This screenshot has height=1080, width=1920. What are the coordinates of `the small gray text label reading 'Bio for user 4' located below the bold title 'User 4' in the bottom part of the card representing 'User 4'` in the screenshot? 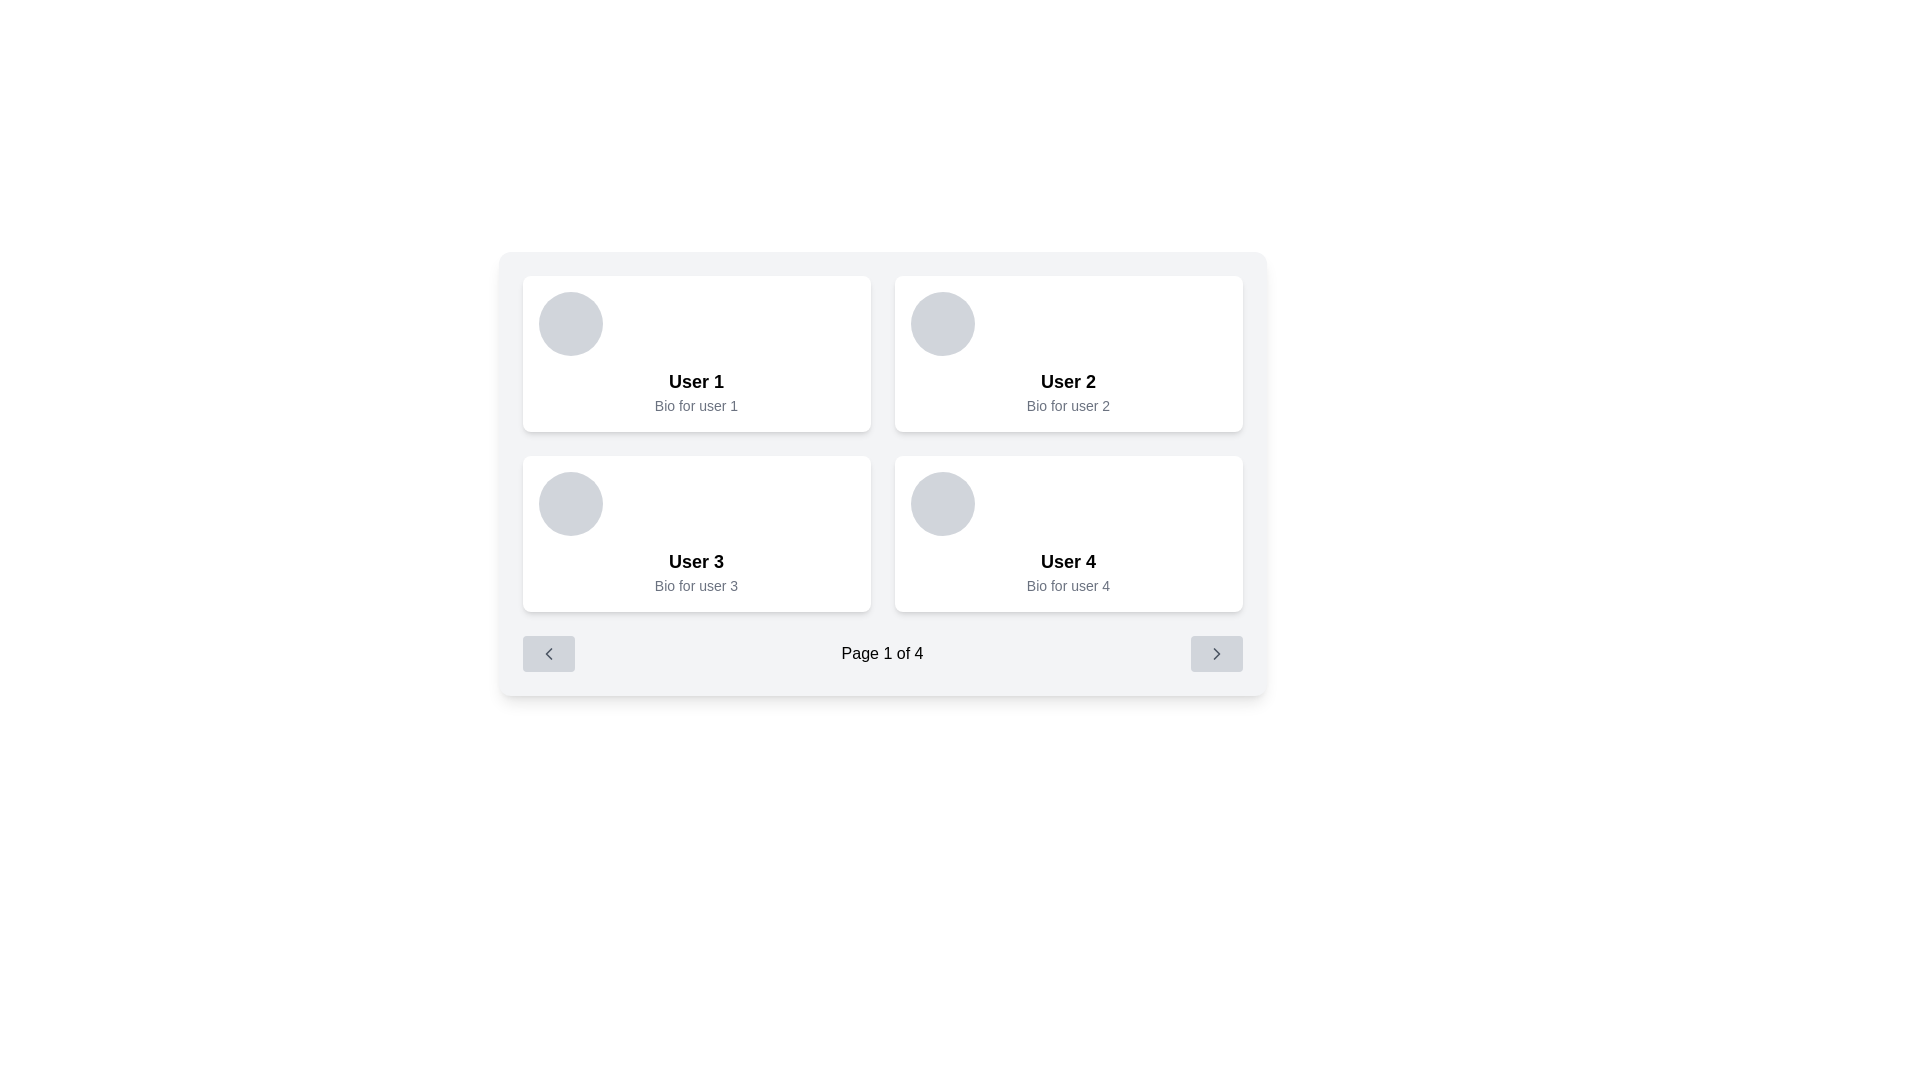 It's located at (1067, 585).